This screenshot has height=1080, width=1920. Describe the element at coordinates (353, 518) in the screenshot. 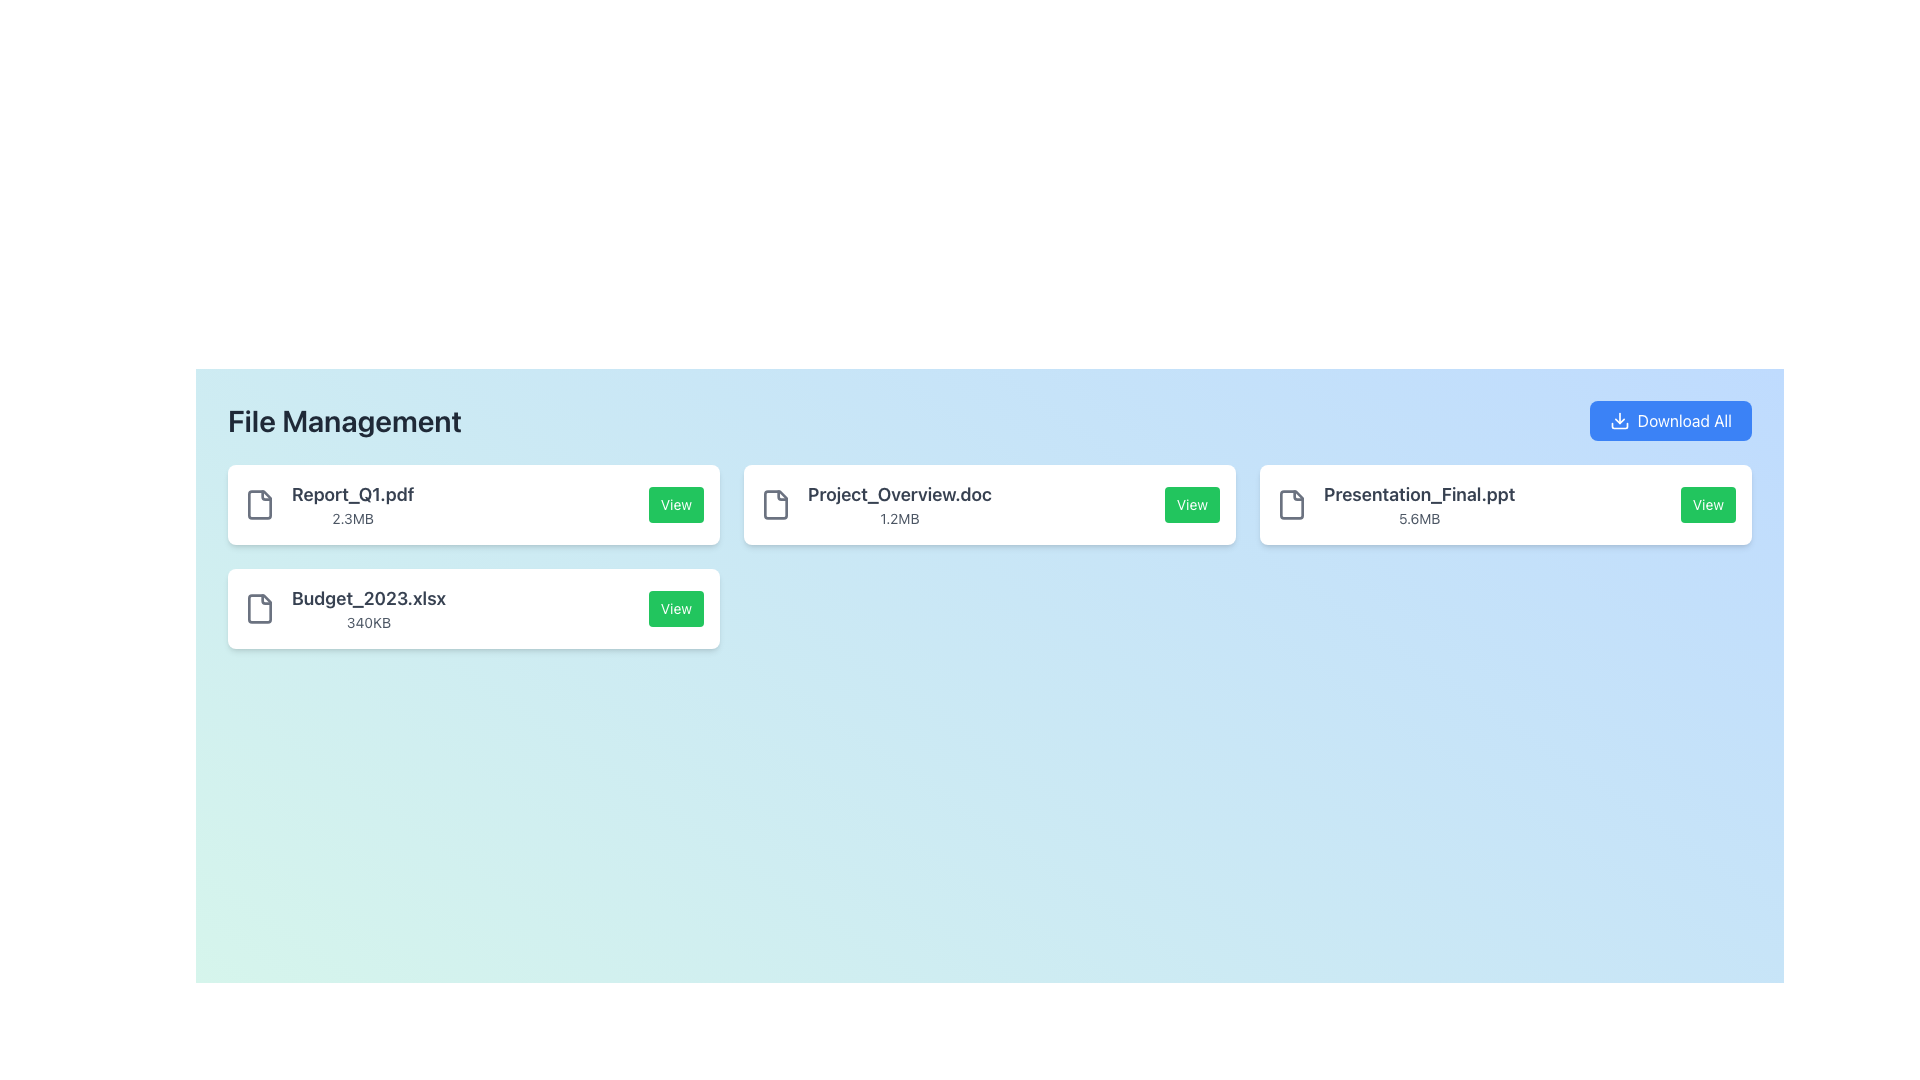

I see `the text label displaying the file size '2.3MB' located below the title 'Report_Q1.pdf' in the upper-left card of the document grid` at that location.